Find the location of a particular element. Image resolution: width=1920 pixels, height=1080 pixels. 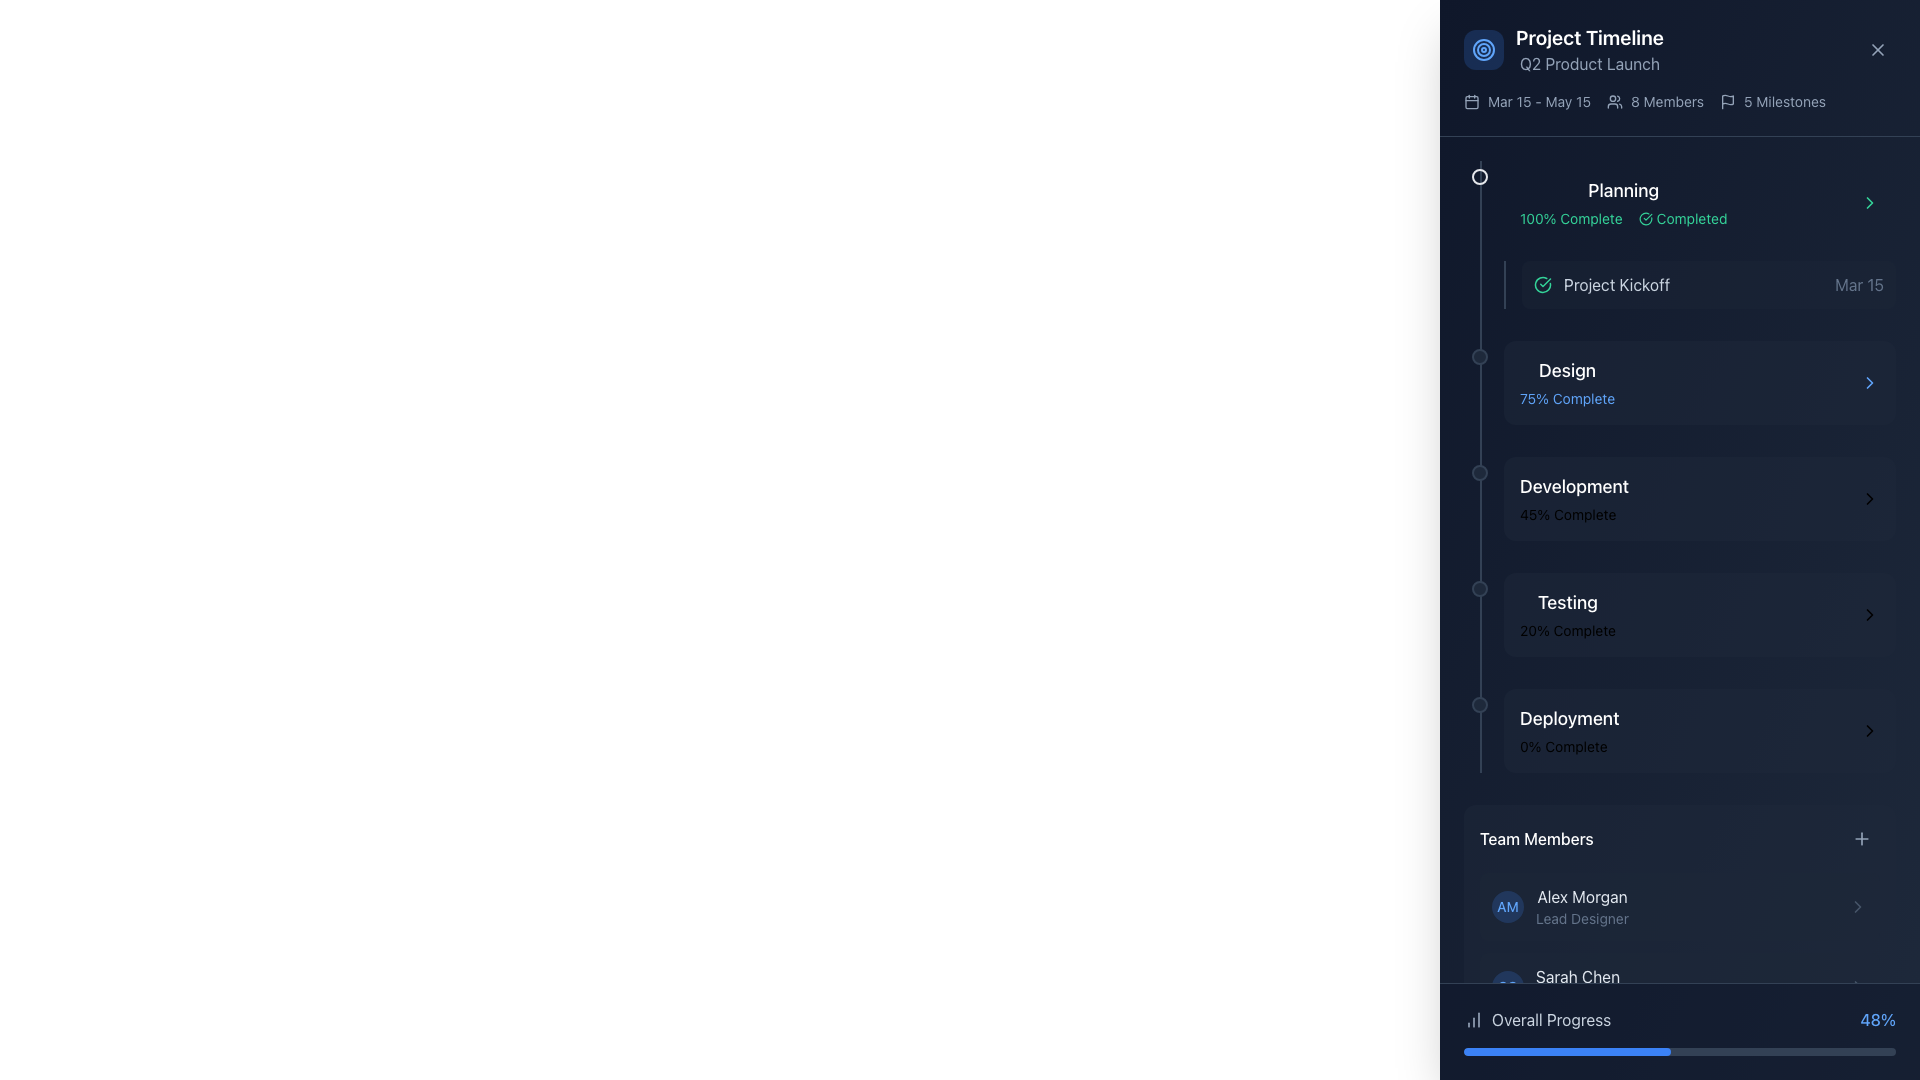

the Text Label that indicates the completion status of the 'Deployment' task, which currently shows 0% is located at coordinates (1568, 747).